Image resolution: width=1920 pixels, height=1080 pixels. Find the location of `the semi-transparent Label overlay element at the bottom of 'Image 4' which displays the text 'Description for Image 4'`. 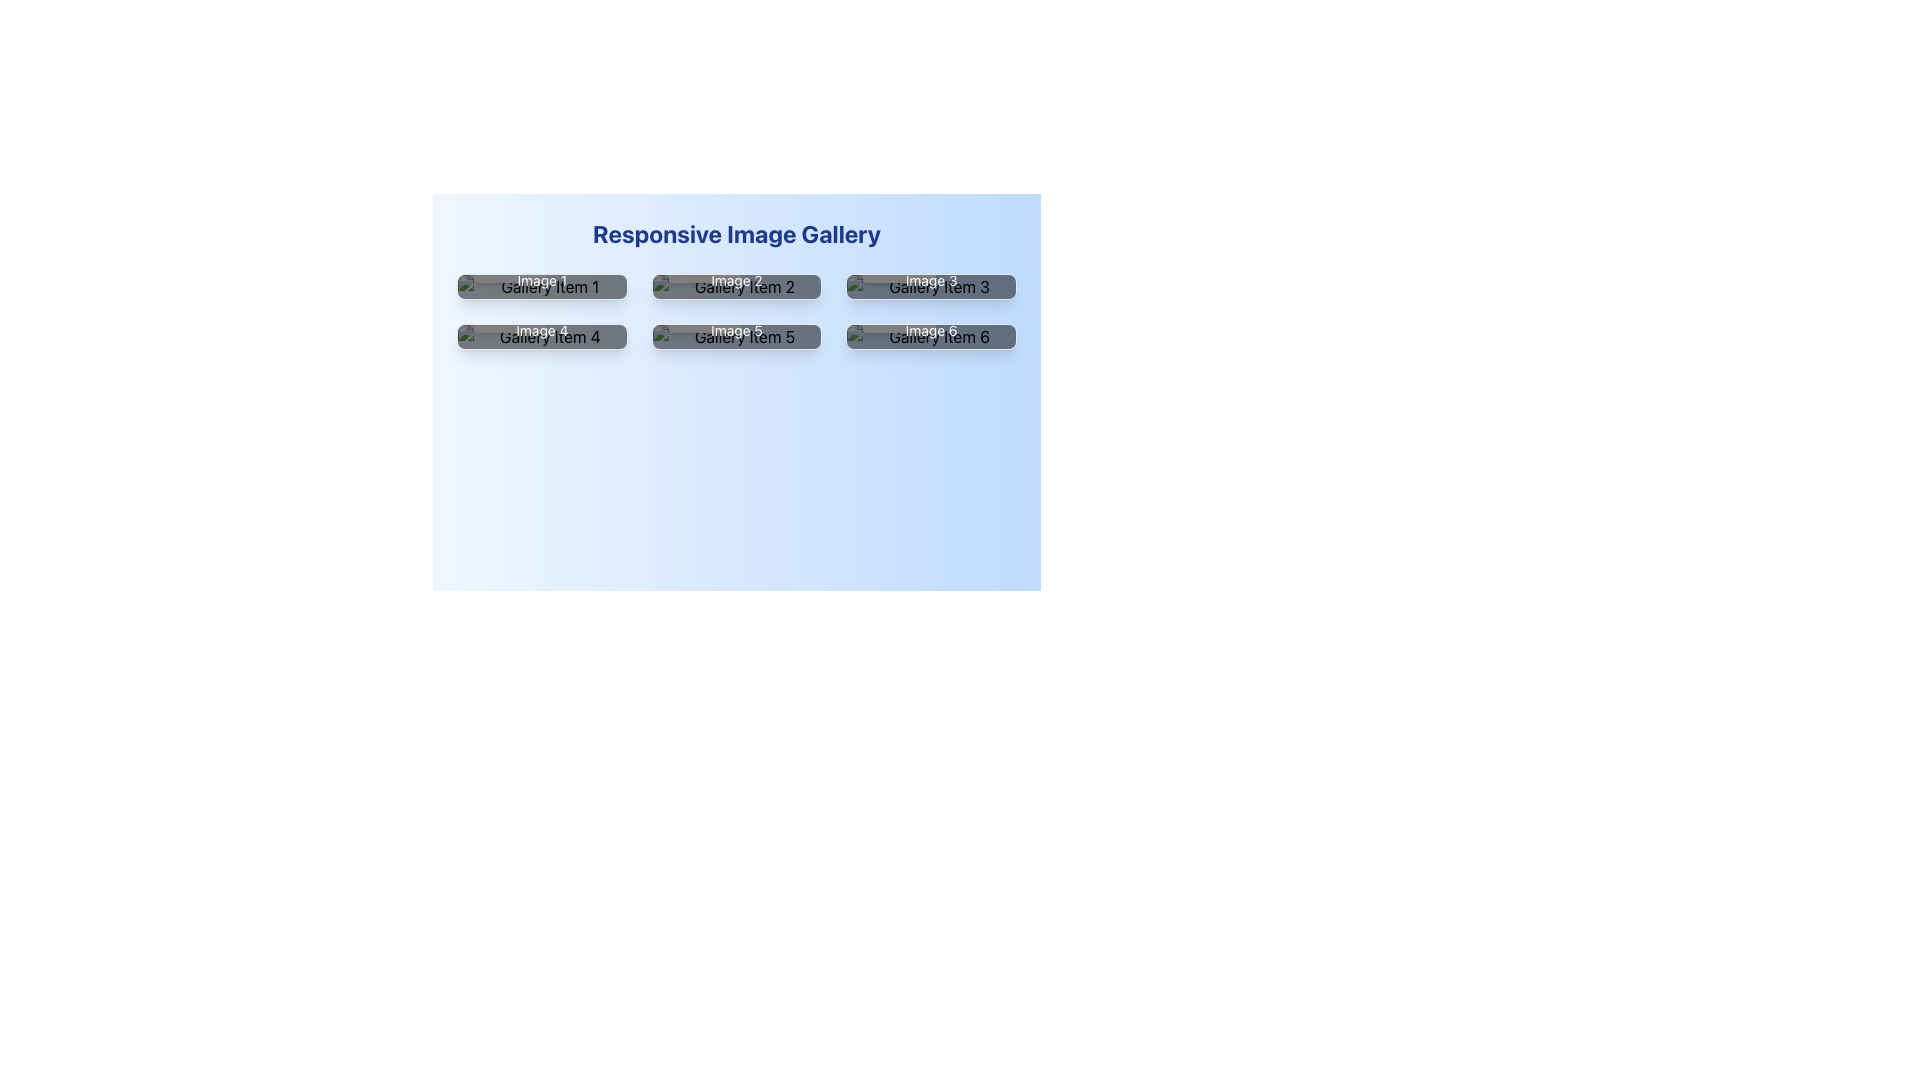

the semi-transparent Label overlay element at the bottom of 'Image 4' which displays the text 'Description for Image 4' is located at coordinates (542, 319).